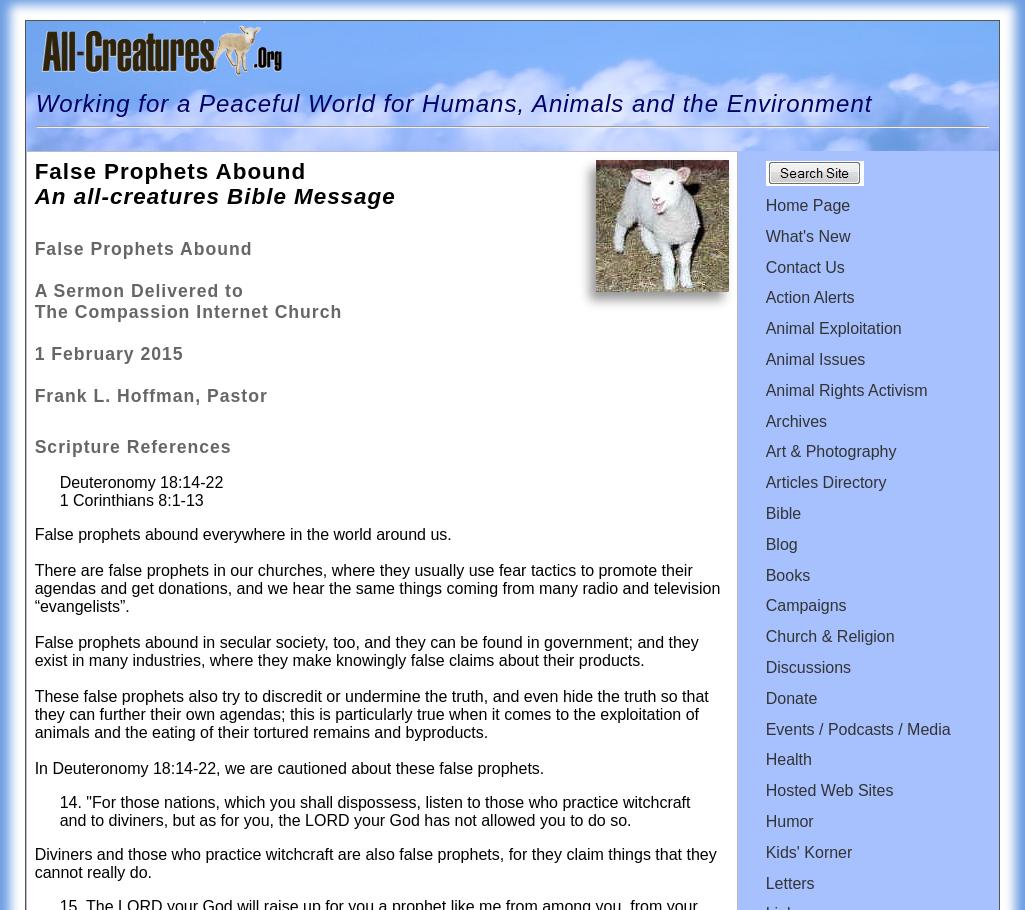 This screenshot has height=910, width=1025. Describe the element at coordinates (804, 604) in the screenshot. I see `'Campaigns'` at that location.